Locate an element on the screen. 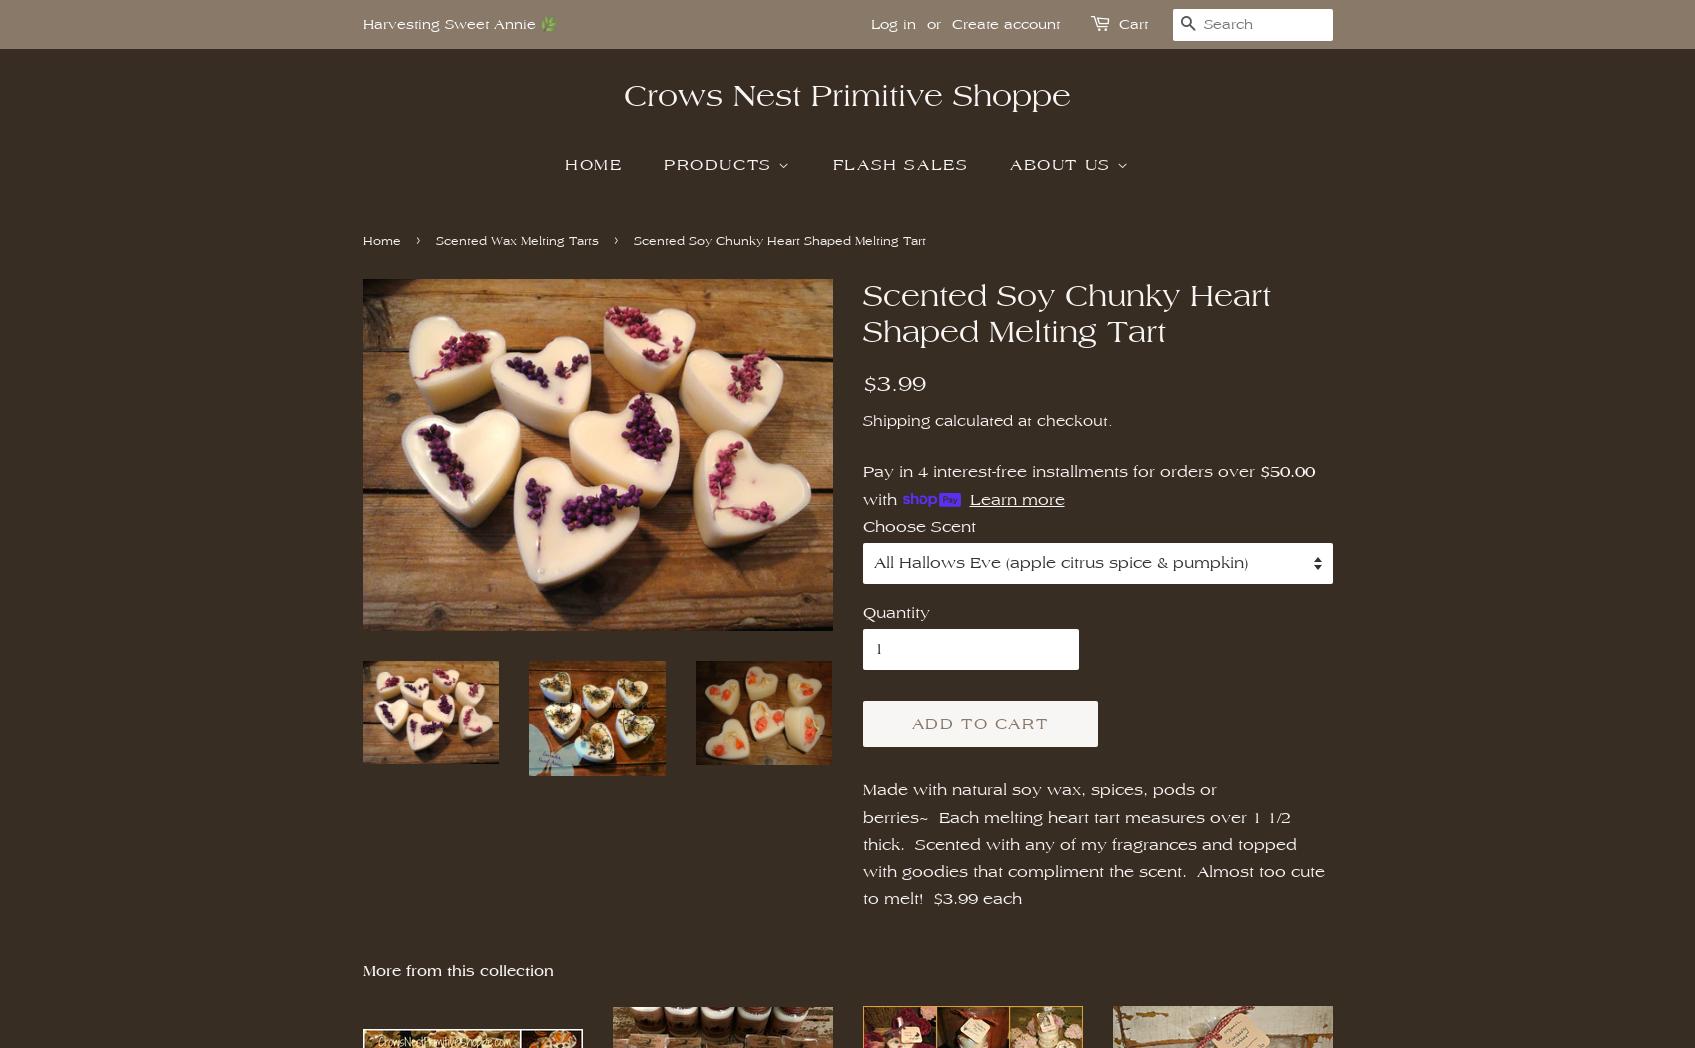 The height and width of the screenshot is (1048, 1695). 'Almost too cute to melt!  $3.99 each' is located at coordinates (1092, 884).